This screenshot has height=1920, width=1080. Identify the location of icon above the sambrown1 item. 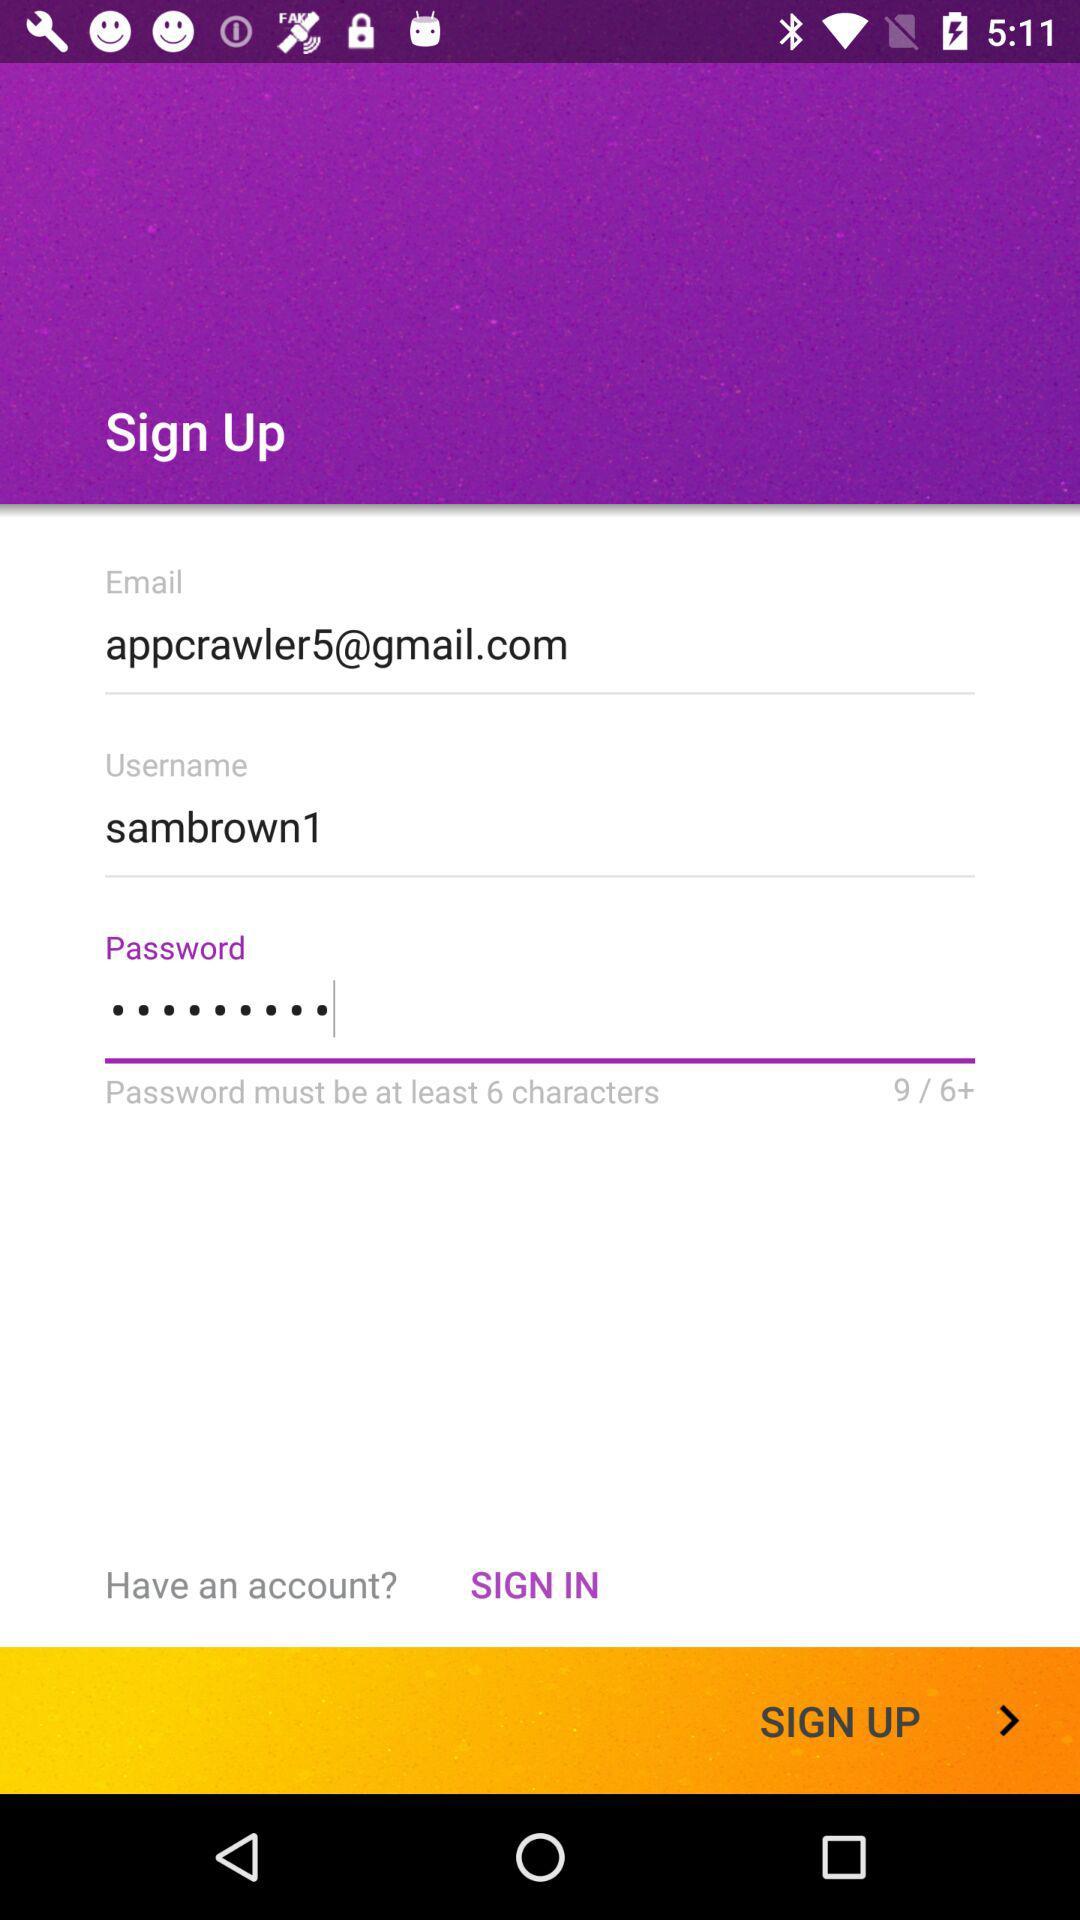
(540, 636).